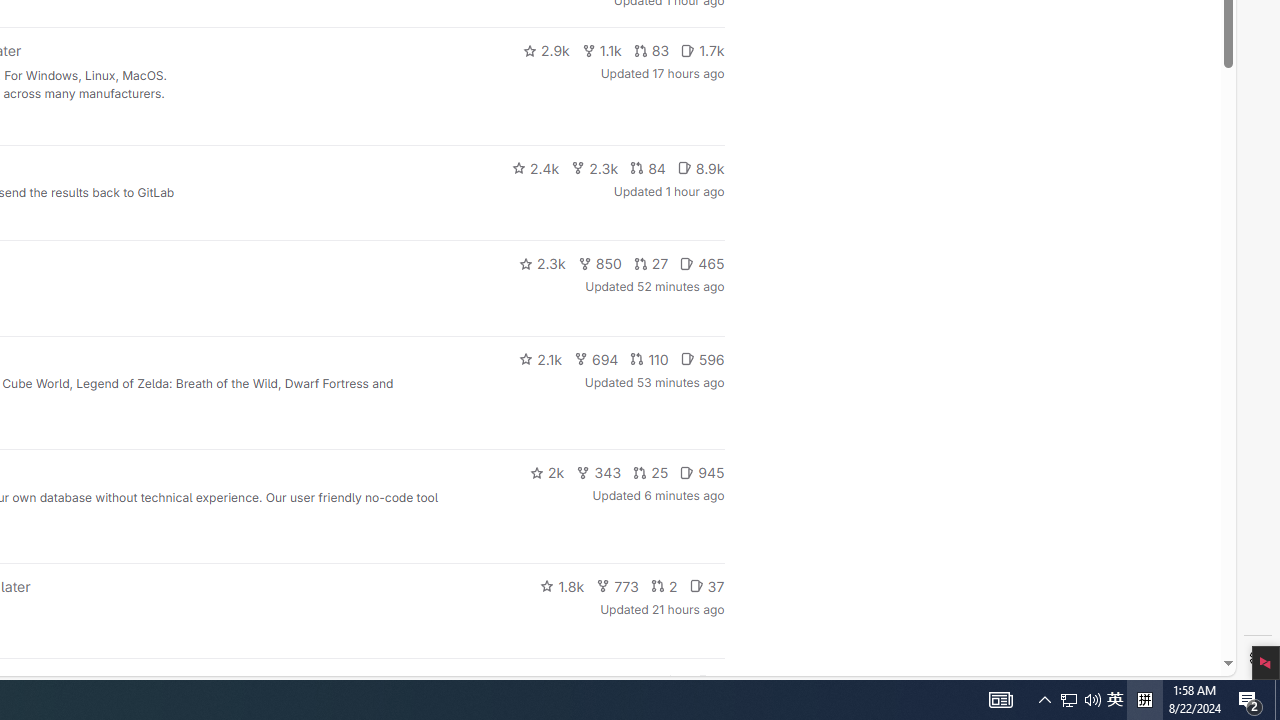 This screenshot has width=1280, height=720. I want to click on '465', so click(702, 262).